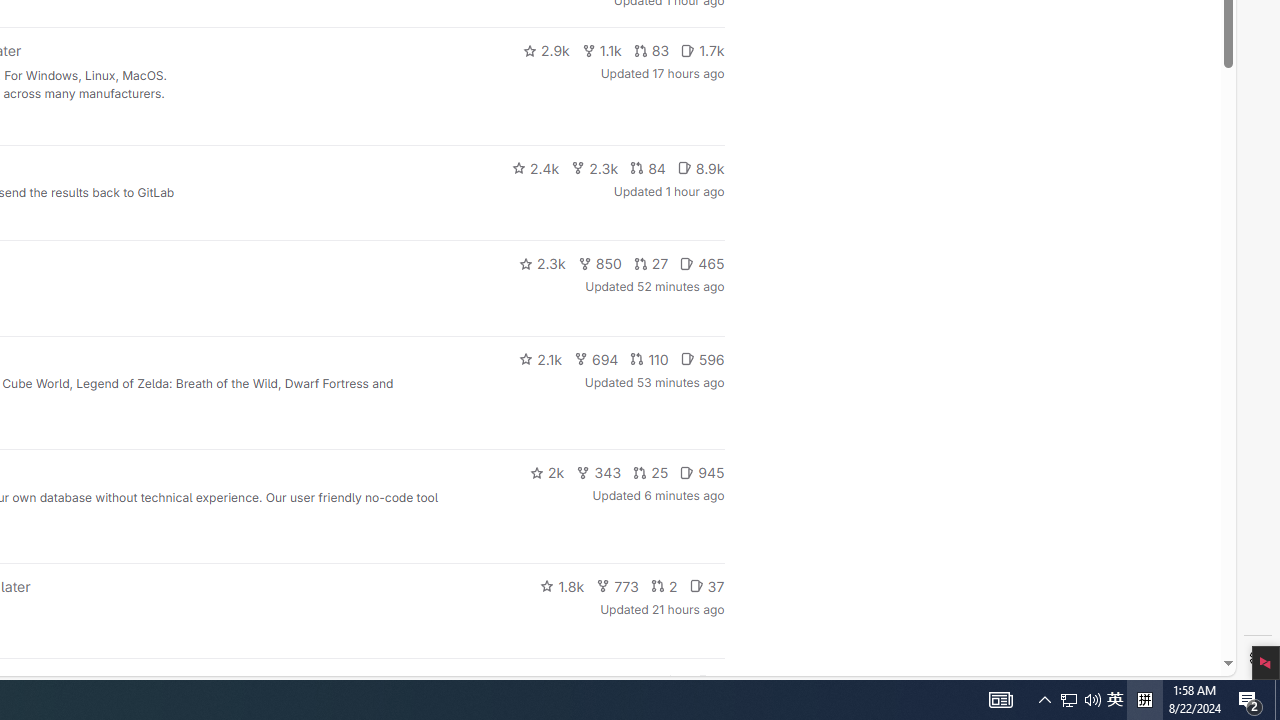 This screenshot has width=1280, height=720. I want to click on '465', so click(702, 262).